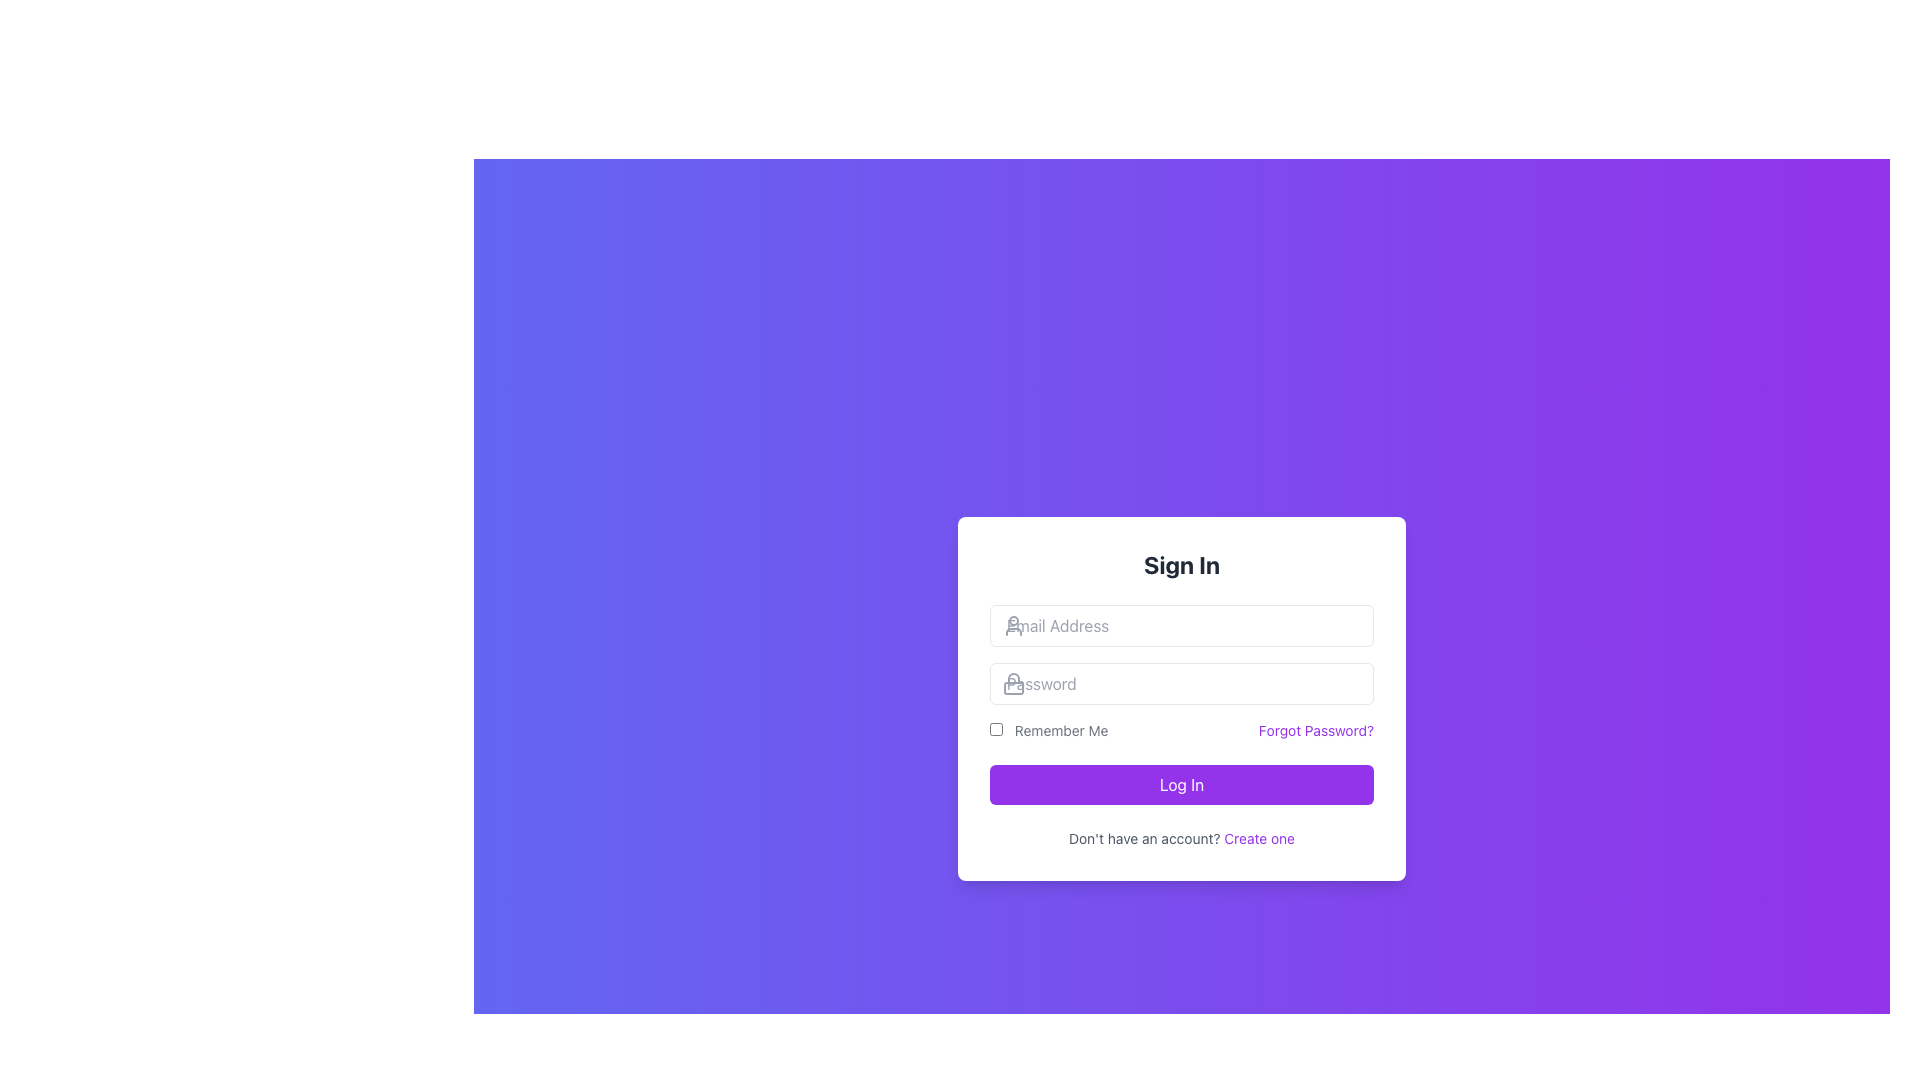 The height and width of the screenshot is (1080, 1920). What do you see at coordinates (1013, 624) in the screenshot?
I see `the SVG icon representing the user account, which is adjacent to the email address input field` at bounding box center [1013, 624].